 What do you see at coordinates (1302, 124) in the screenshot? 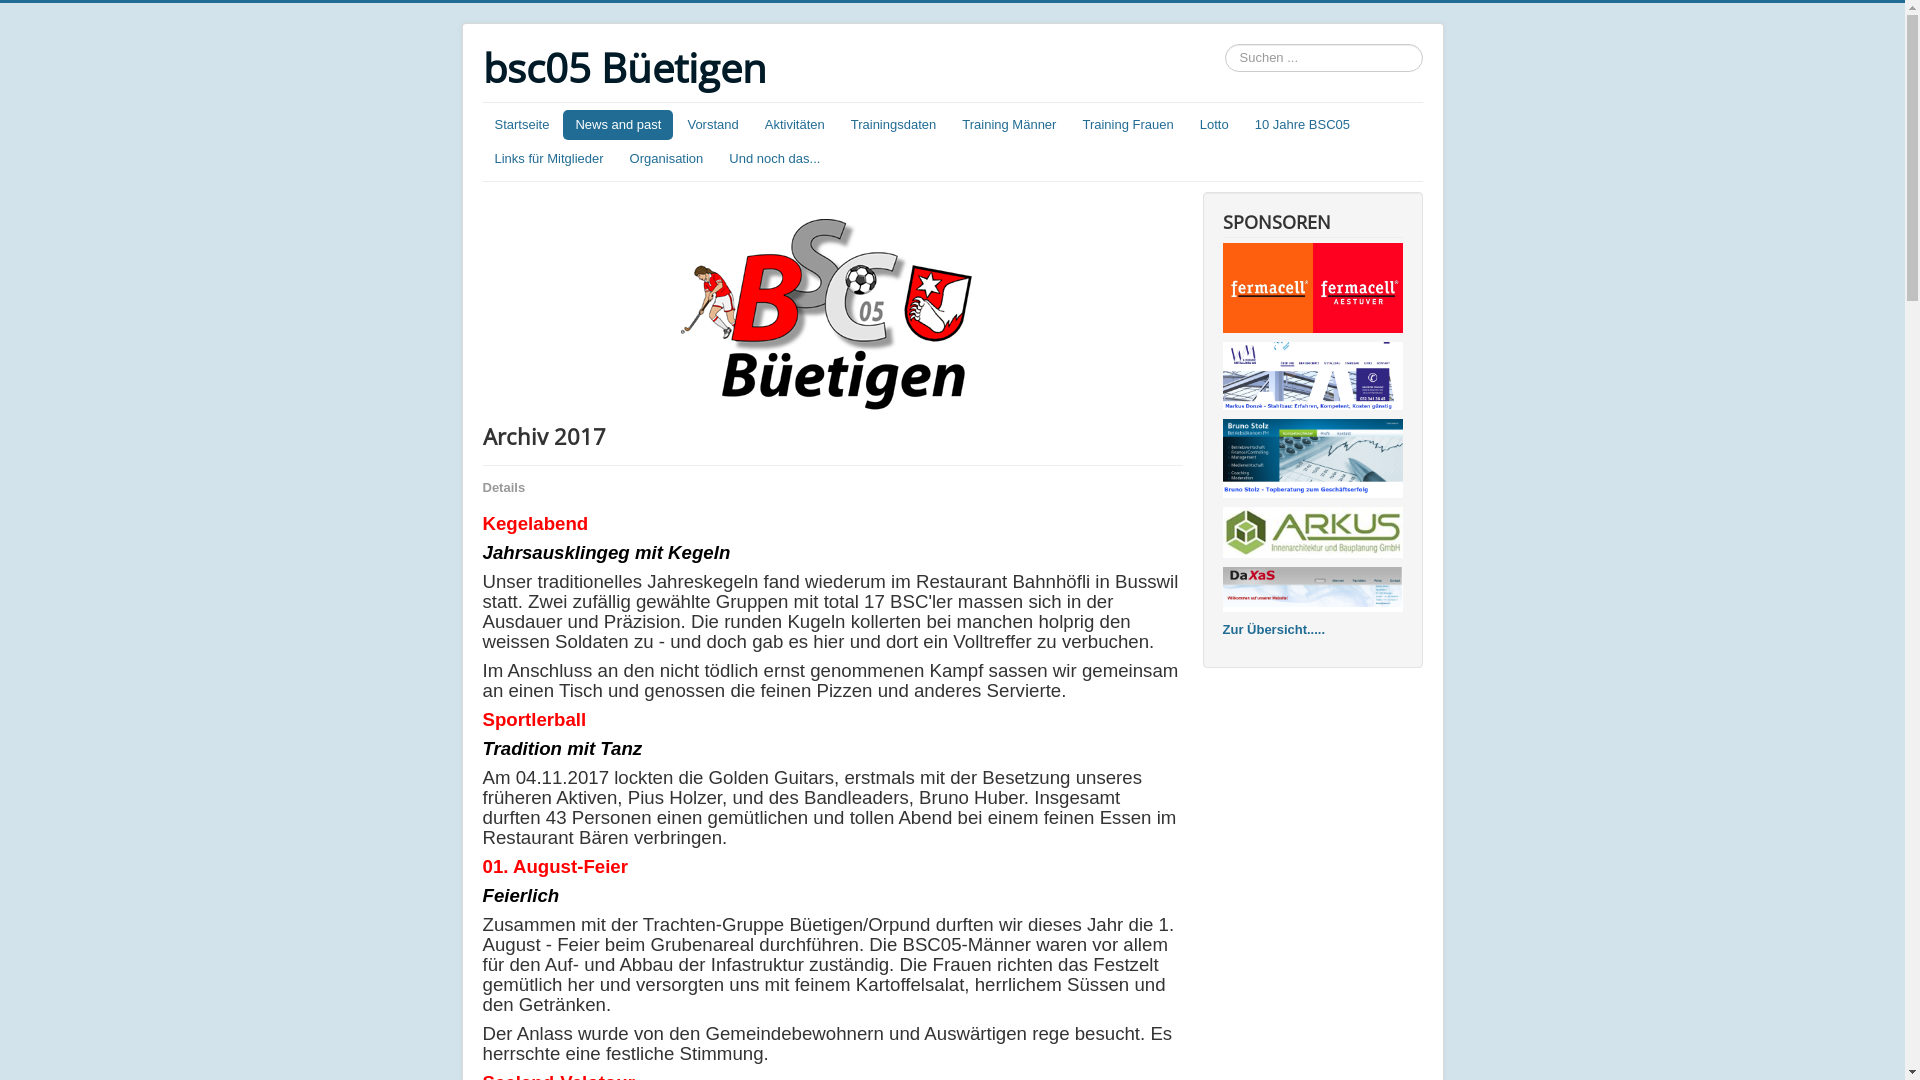
I see `'10 Jahre BSC05'` at bounding box center [1302, 124].